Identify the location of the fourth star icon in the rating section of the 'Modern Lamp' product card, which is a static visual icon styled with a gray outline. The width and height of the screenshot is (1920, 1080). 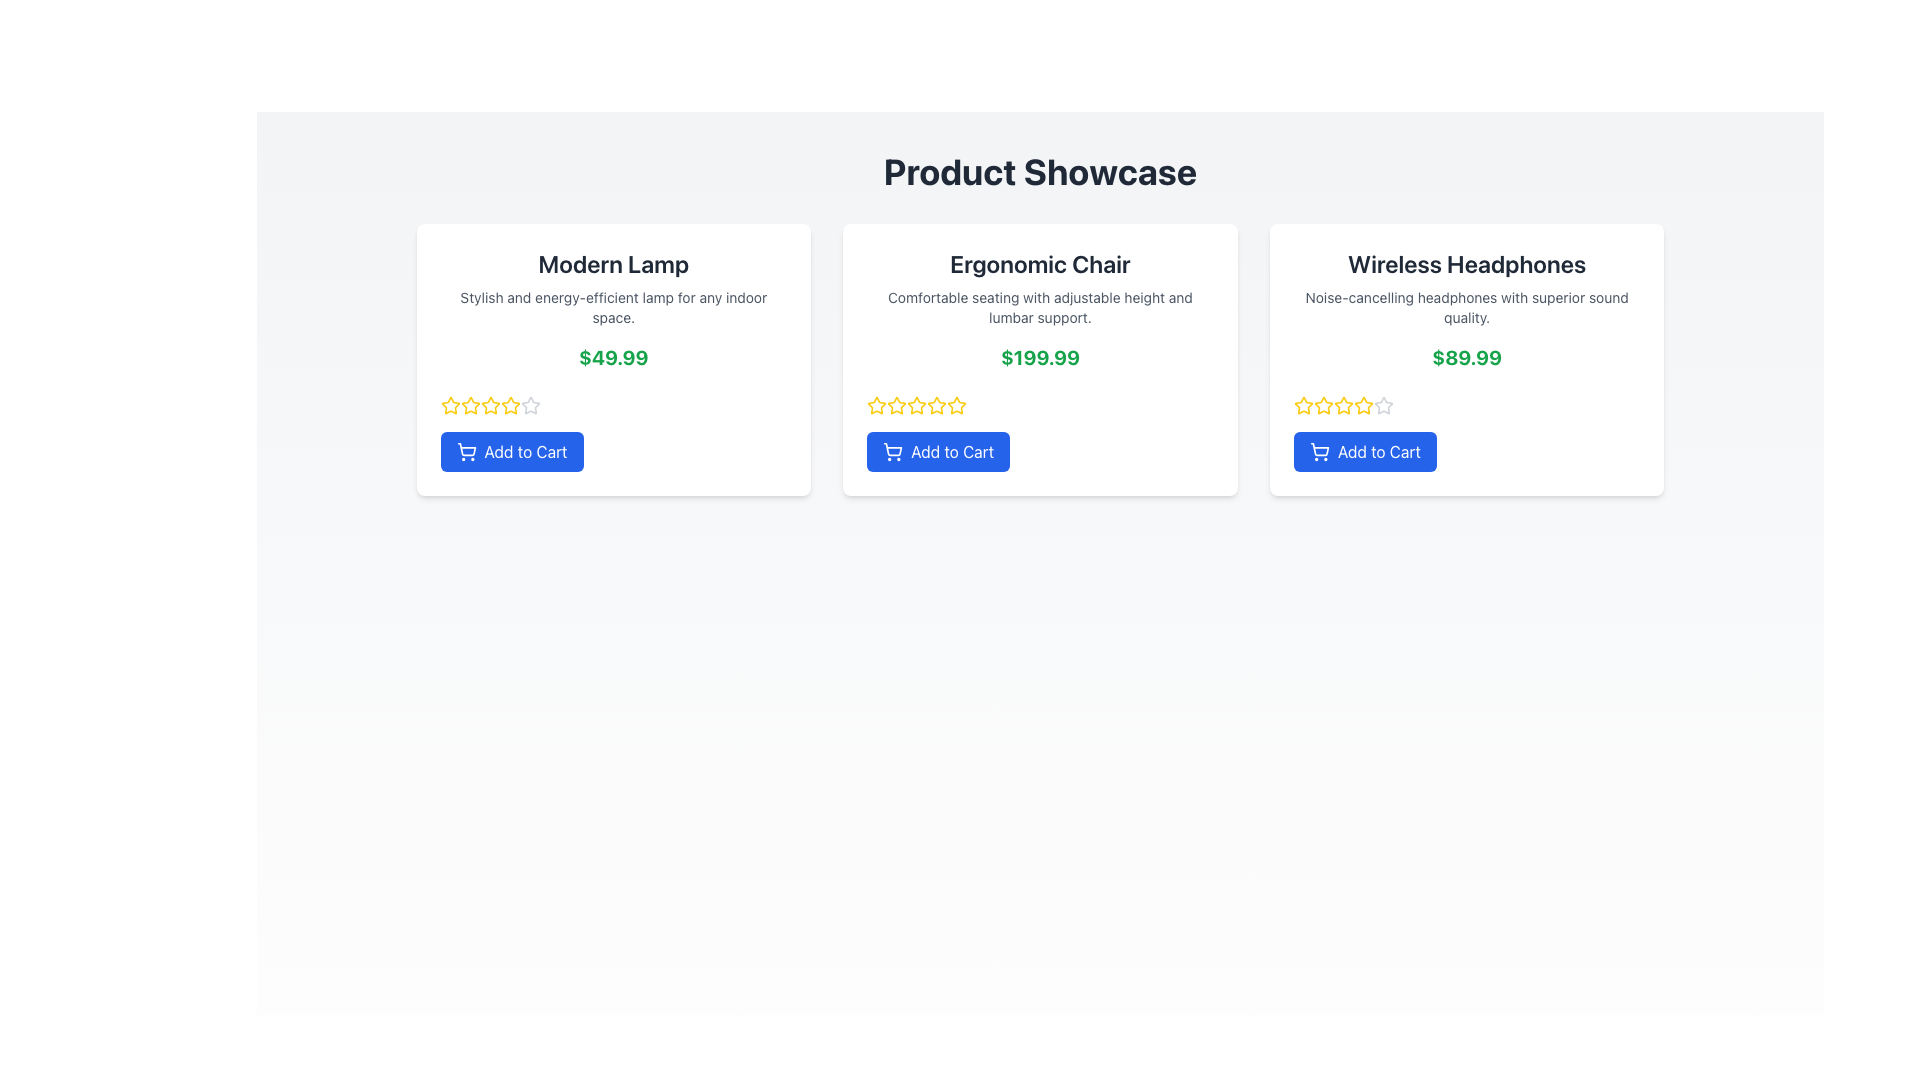
(530, 405).